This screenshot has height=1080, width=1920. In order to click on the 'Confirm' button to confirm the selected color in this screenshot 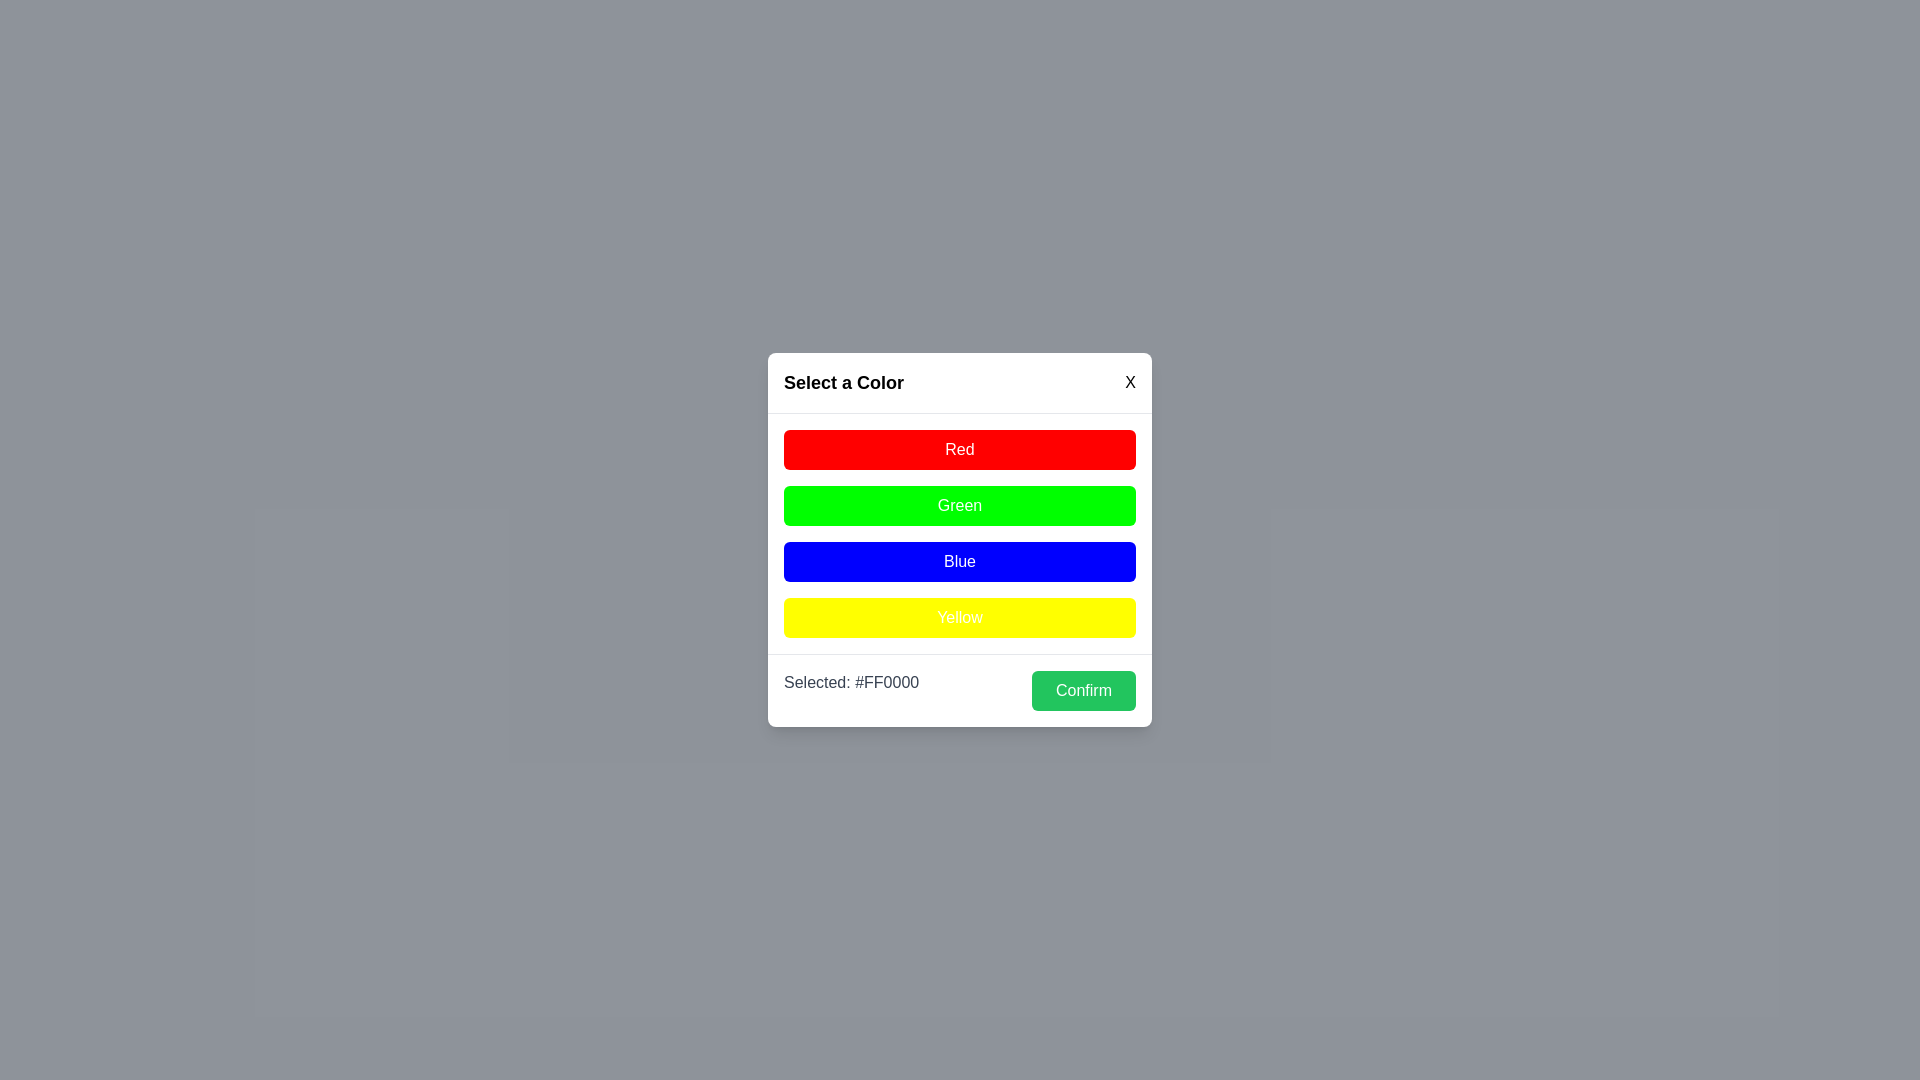, I will do `click(1083, 689)`.